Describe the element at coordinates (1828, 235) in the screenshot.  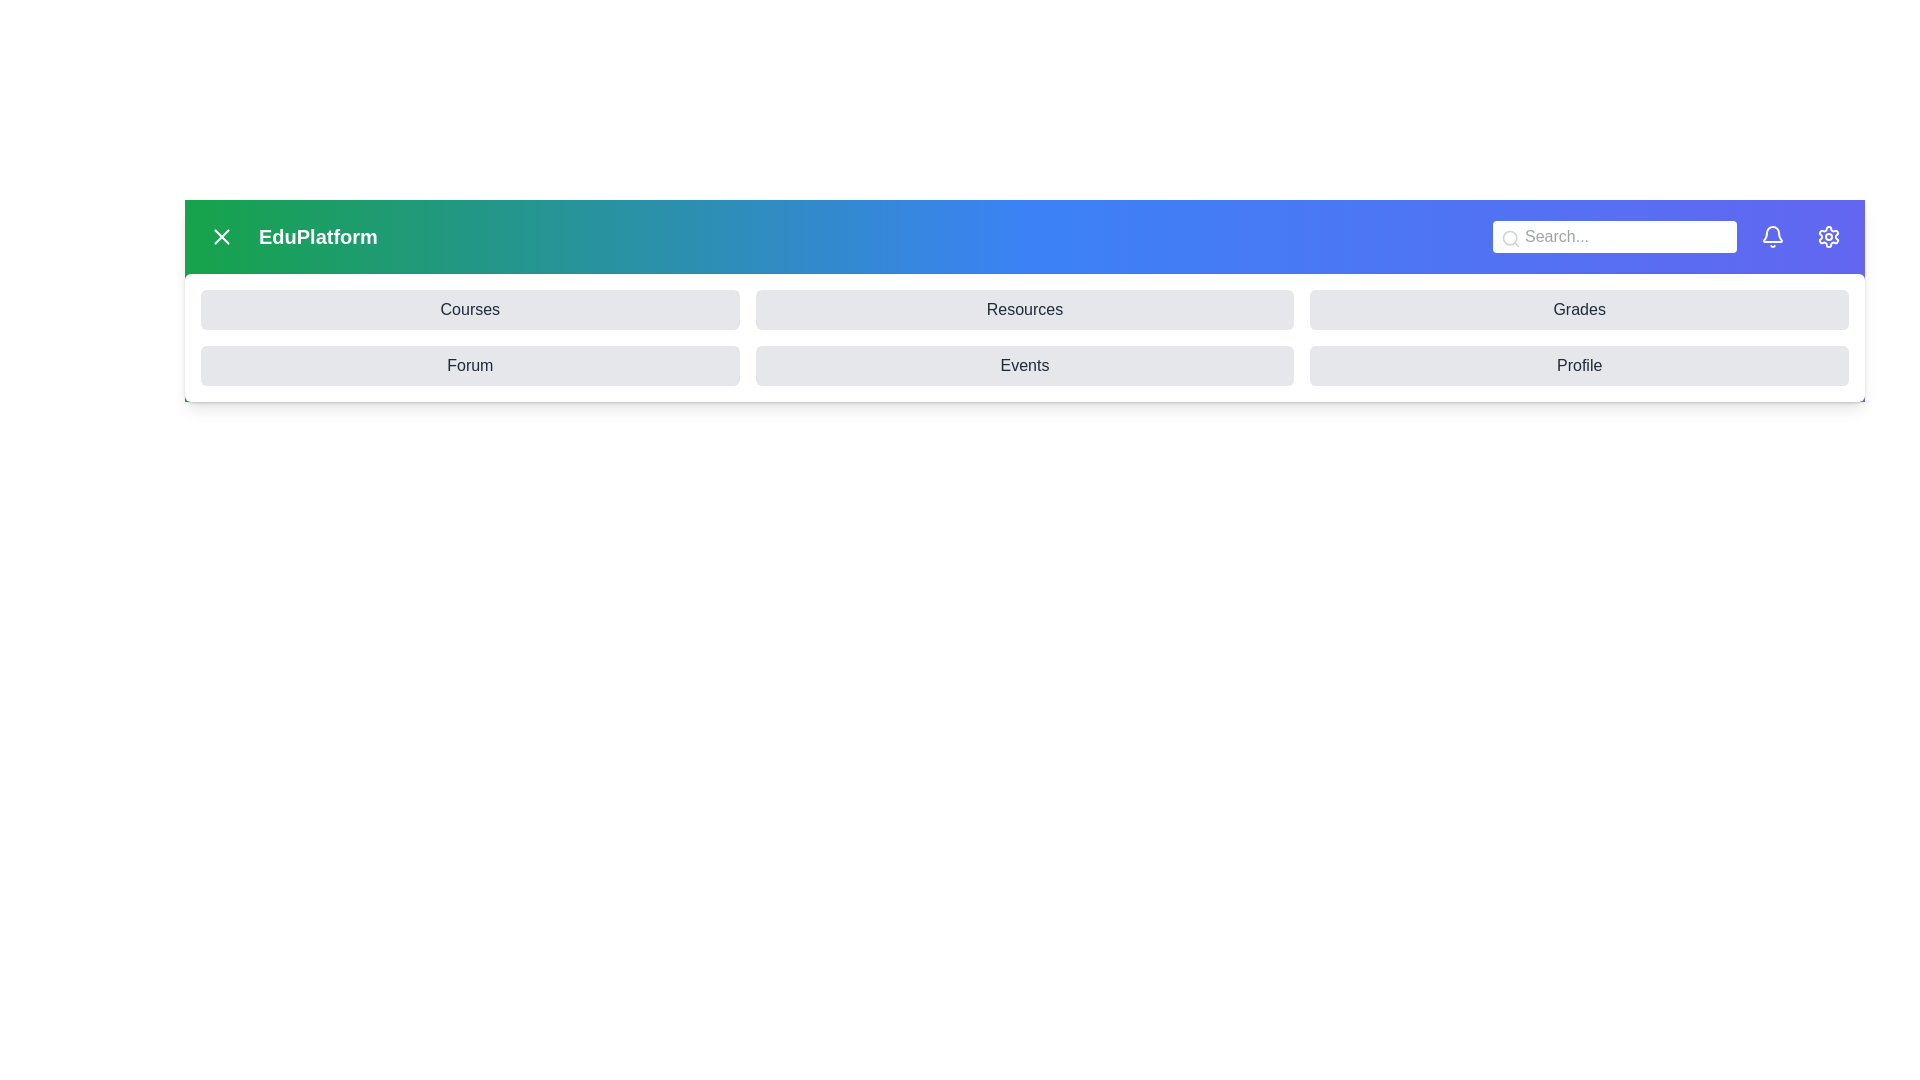
I see `the 'Settings' icon to open configuration options` at that location.